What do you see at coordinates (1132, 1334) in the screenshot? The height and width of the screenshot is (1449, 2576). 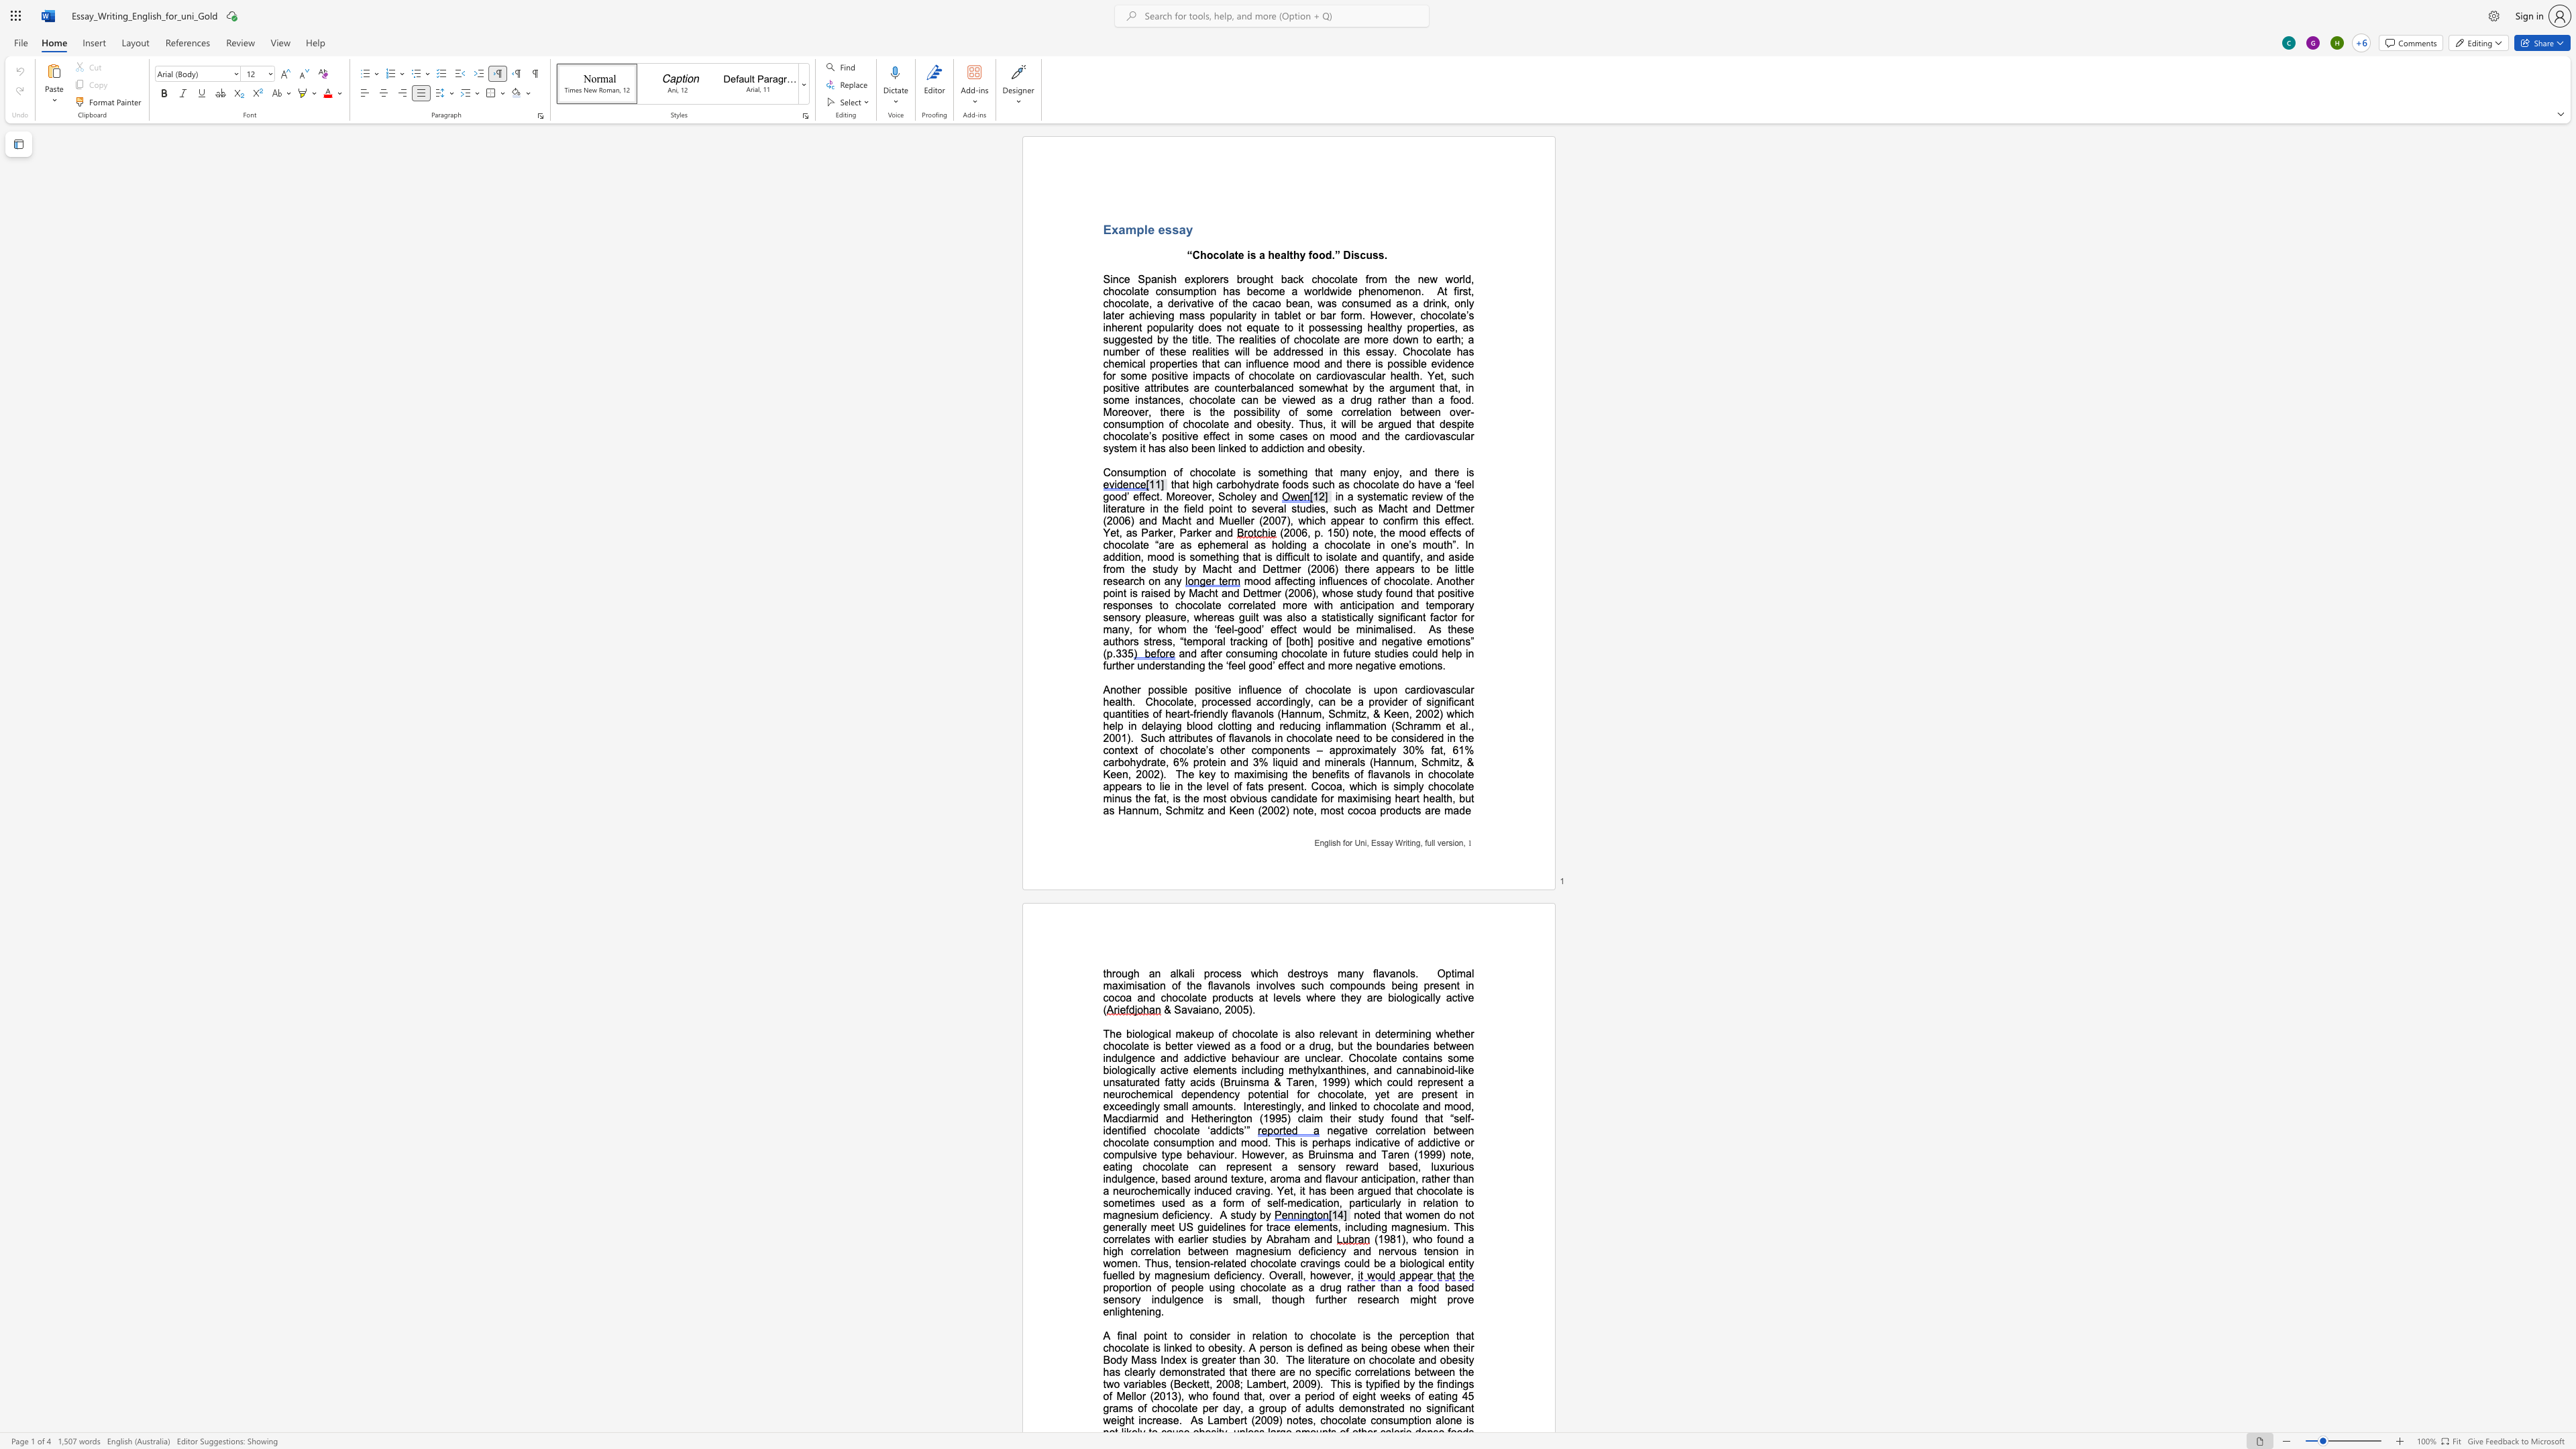 I see `the space between the continuous character "a" and "l" in the text` at bounding box center [1132, 1334].